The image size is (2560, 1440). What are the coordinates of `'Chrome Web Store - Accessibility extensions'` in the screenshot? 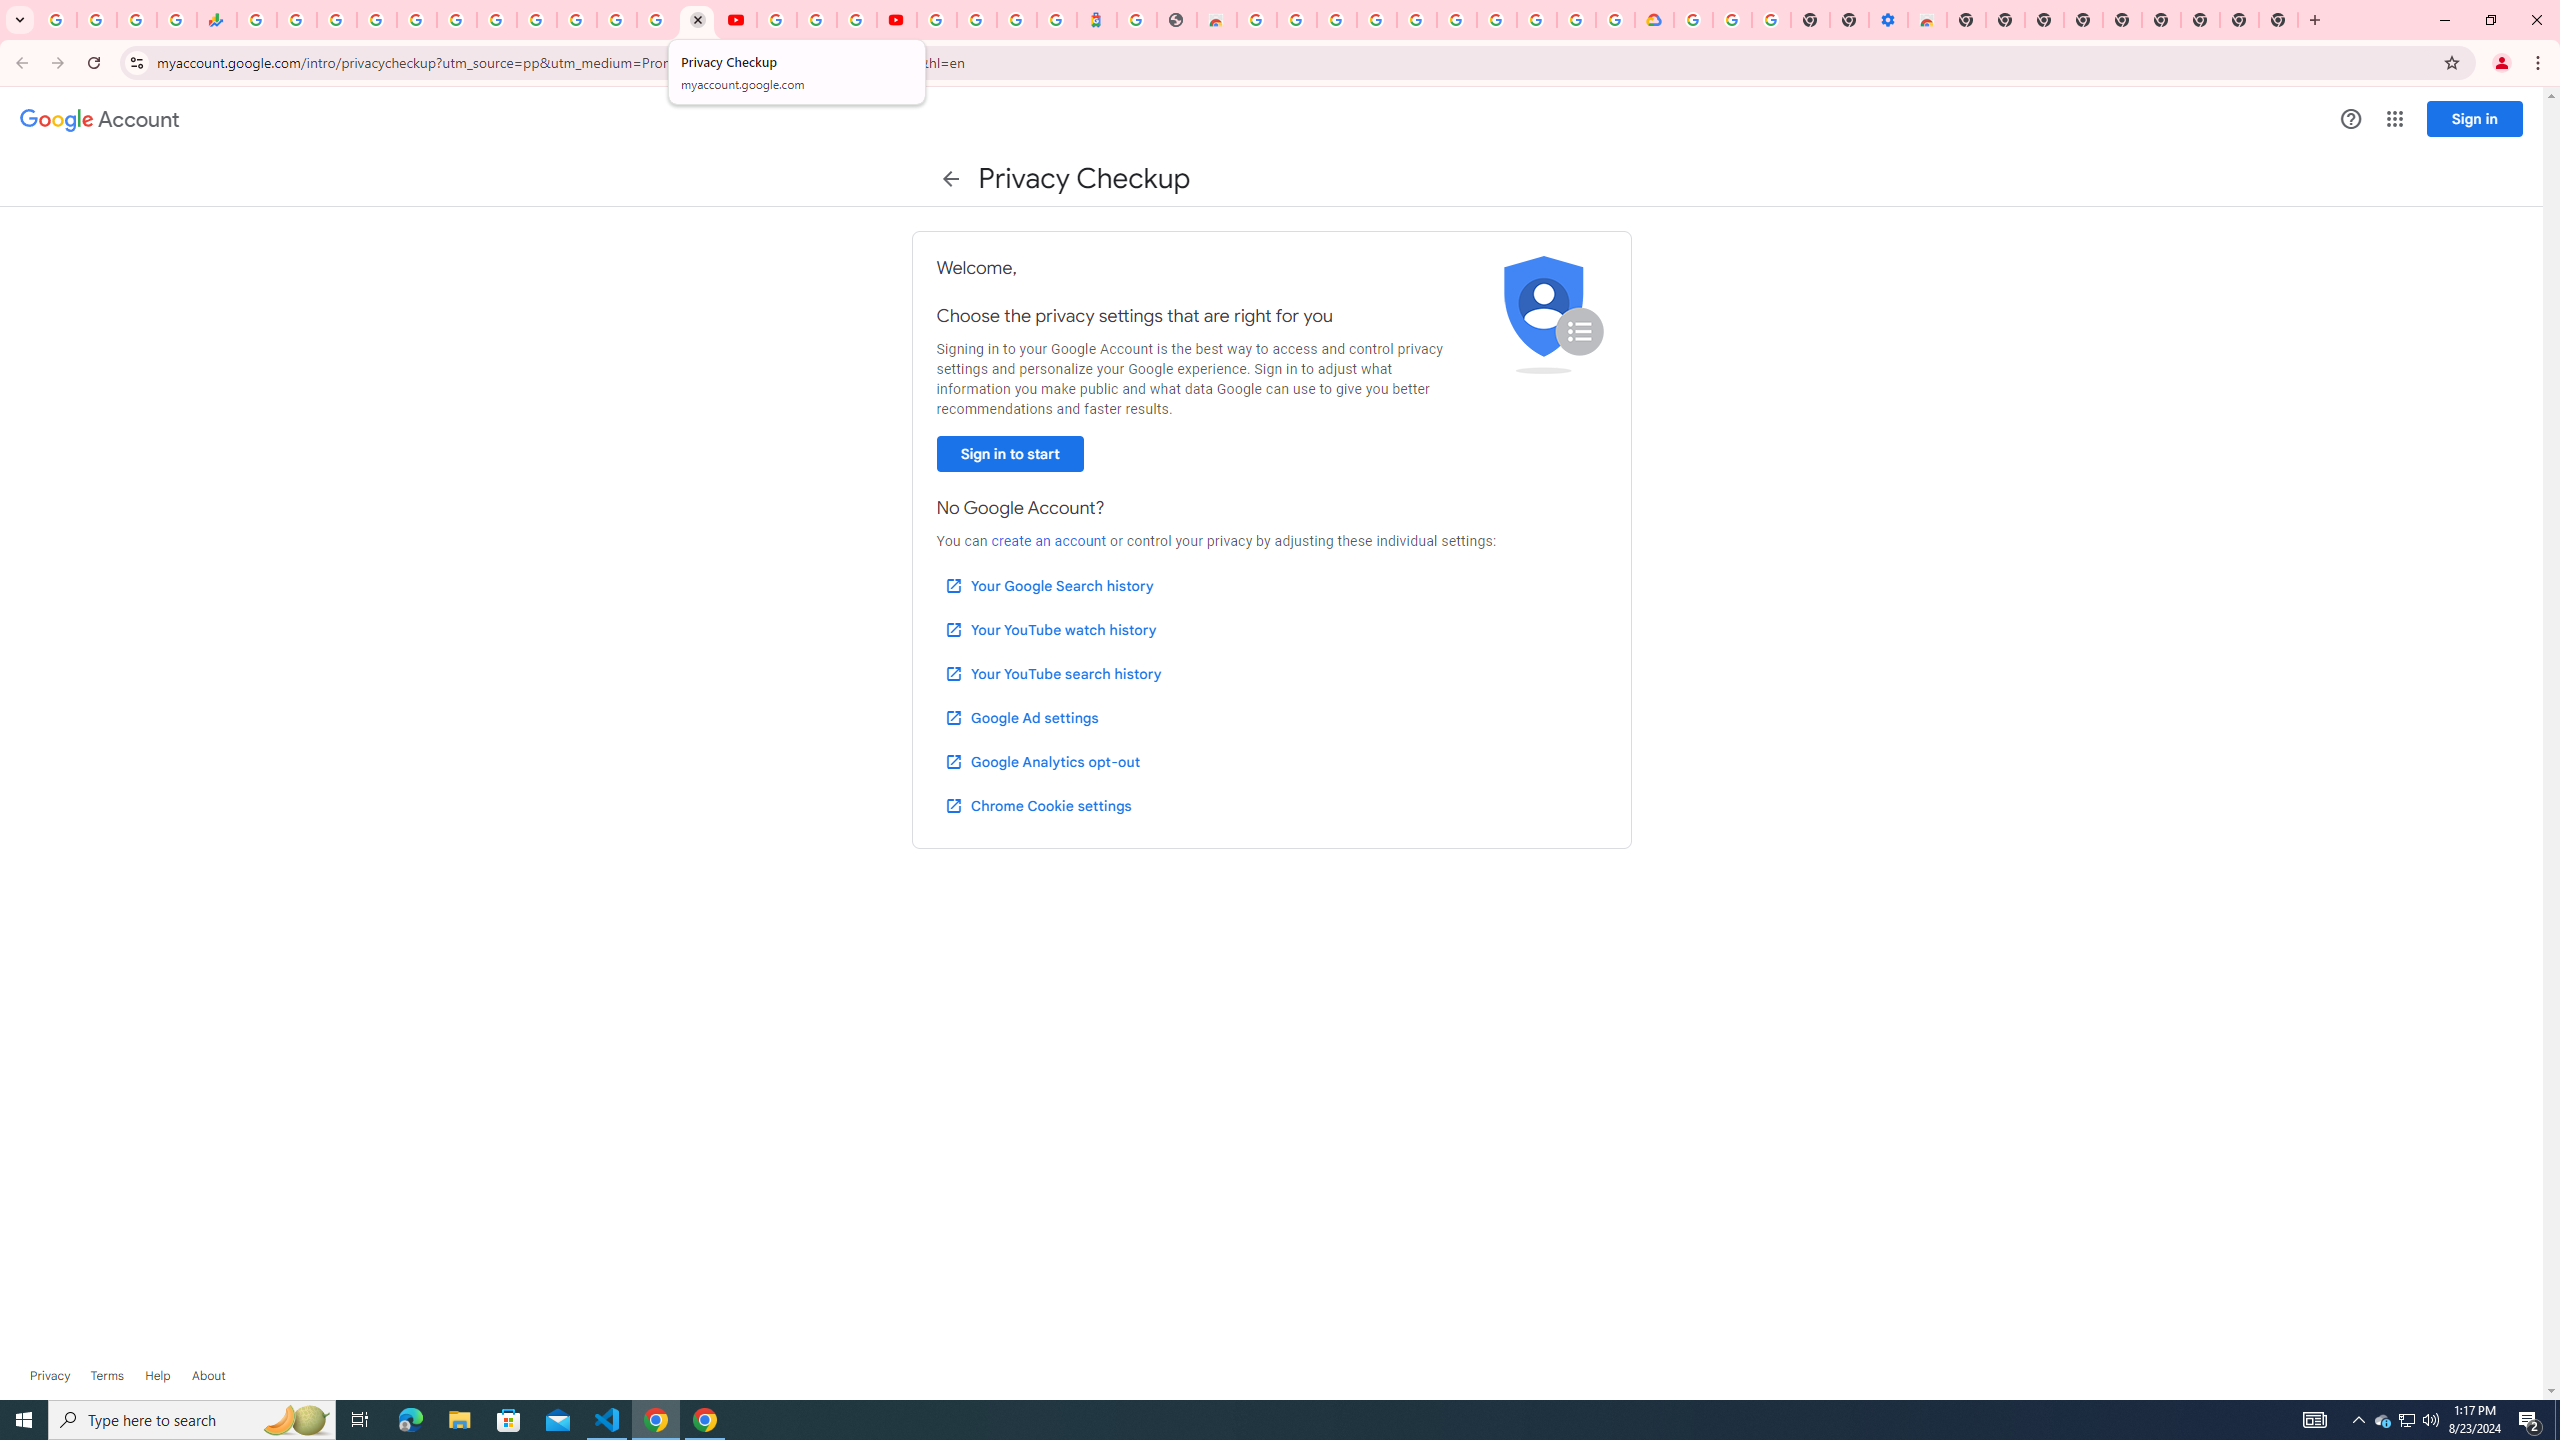 It's located at (1927, 19).